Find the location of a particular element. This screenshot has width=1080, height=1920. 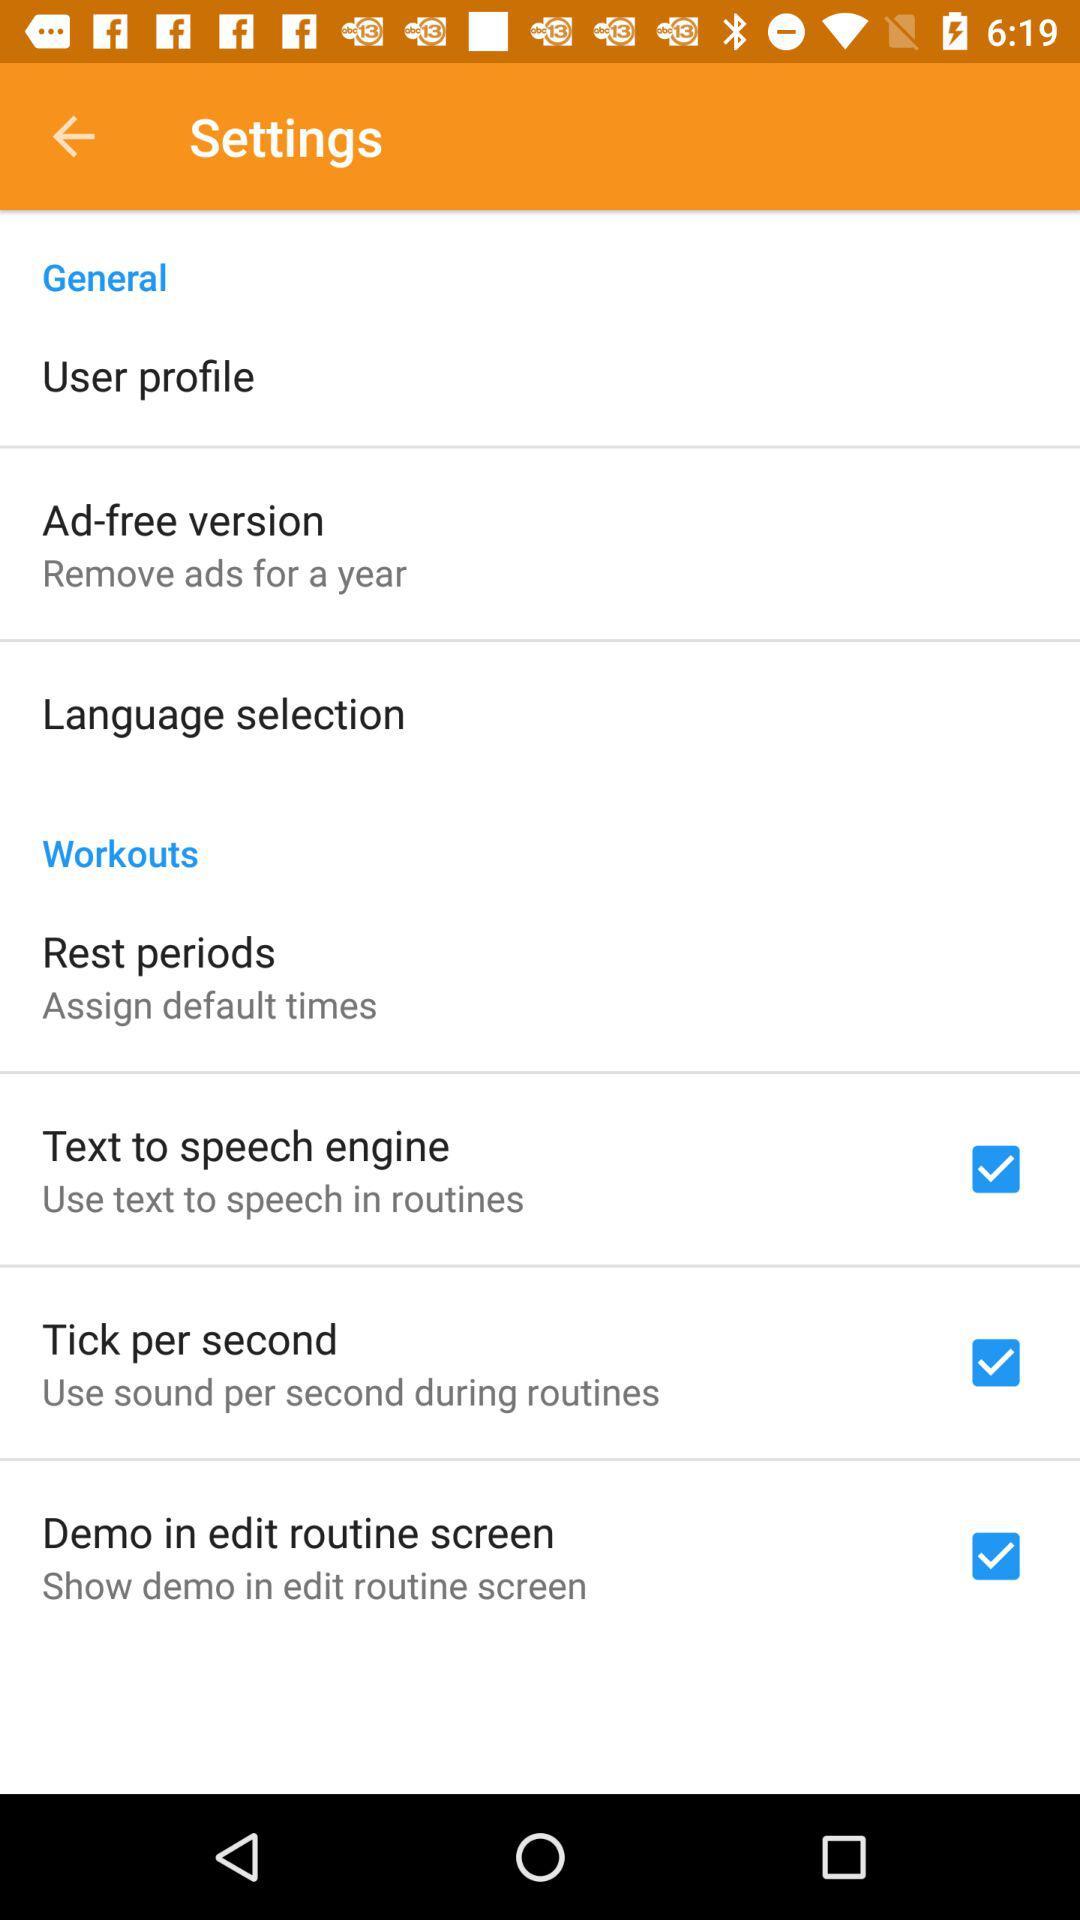

item below the rest periods item is located at coordinates (209, 1004).